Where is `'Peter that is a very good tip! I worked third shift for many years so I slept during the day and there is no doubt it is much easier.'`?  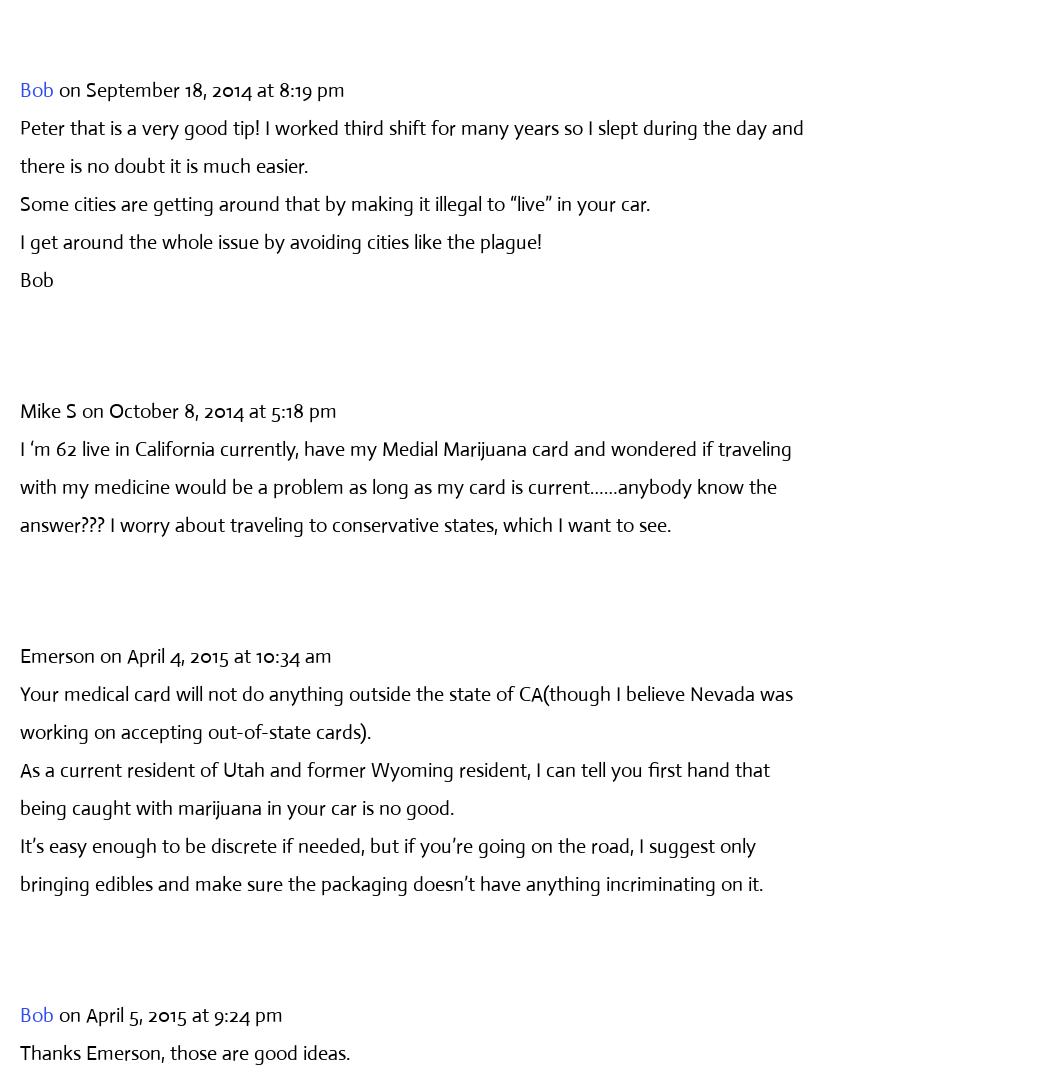
'Peter that is a very good tip! I worked third shift for many years so I slept during the day and there is no doubt it is much easier.' is located at coordinates (412, 145).